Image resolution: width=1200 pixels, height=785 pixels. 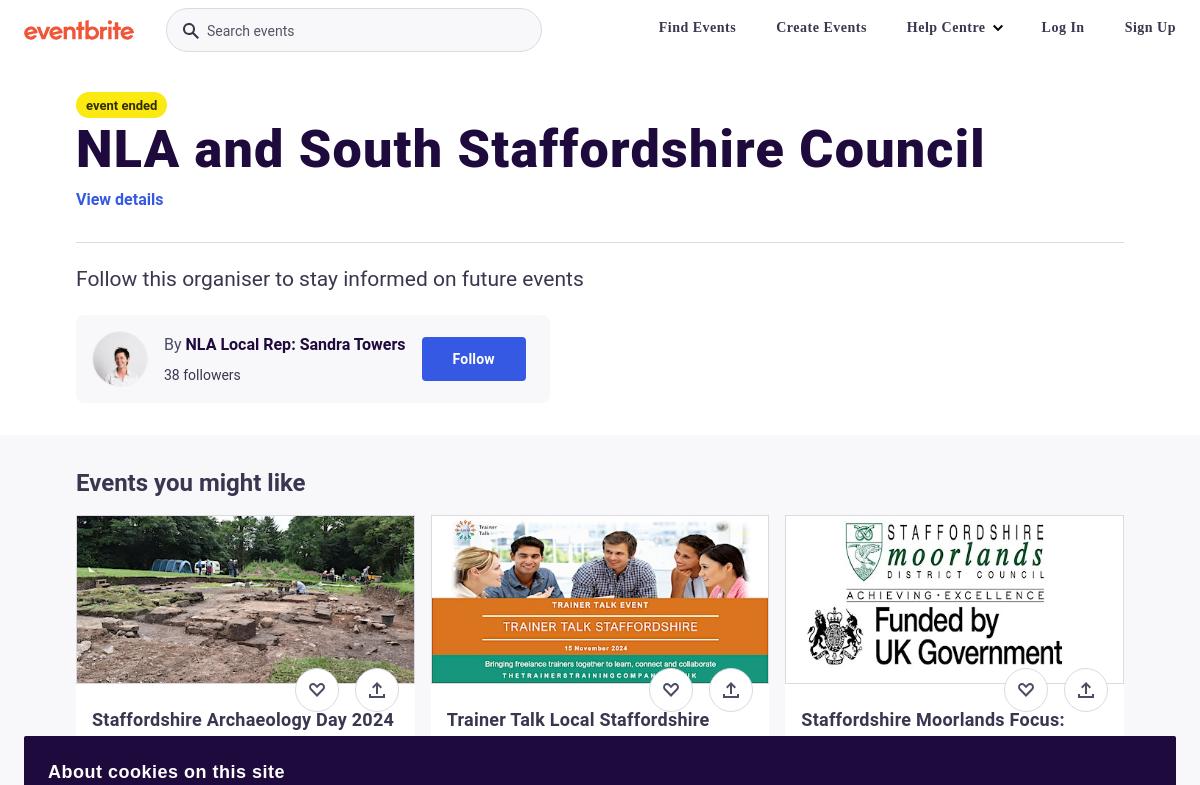 What do you see at coordinates (75, 148) in the screenshot?
I see `'NLA and South Staffordshire Council'` at bounding box center [75, 148].